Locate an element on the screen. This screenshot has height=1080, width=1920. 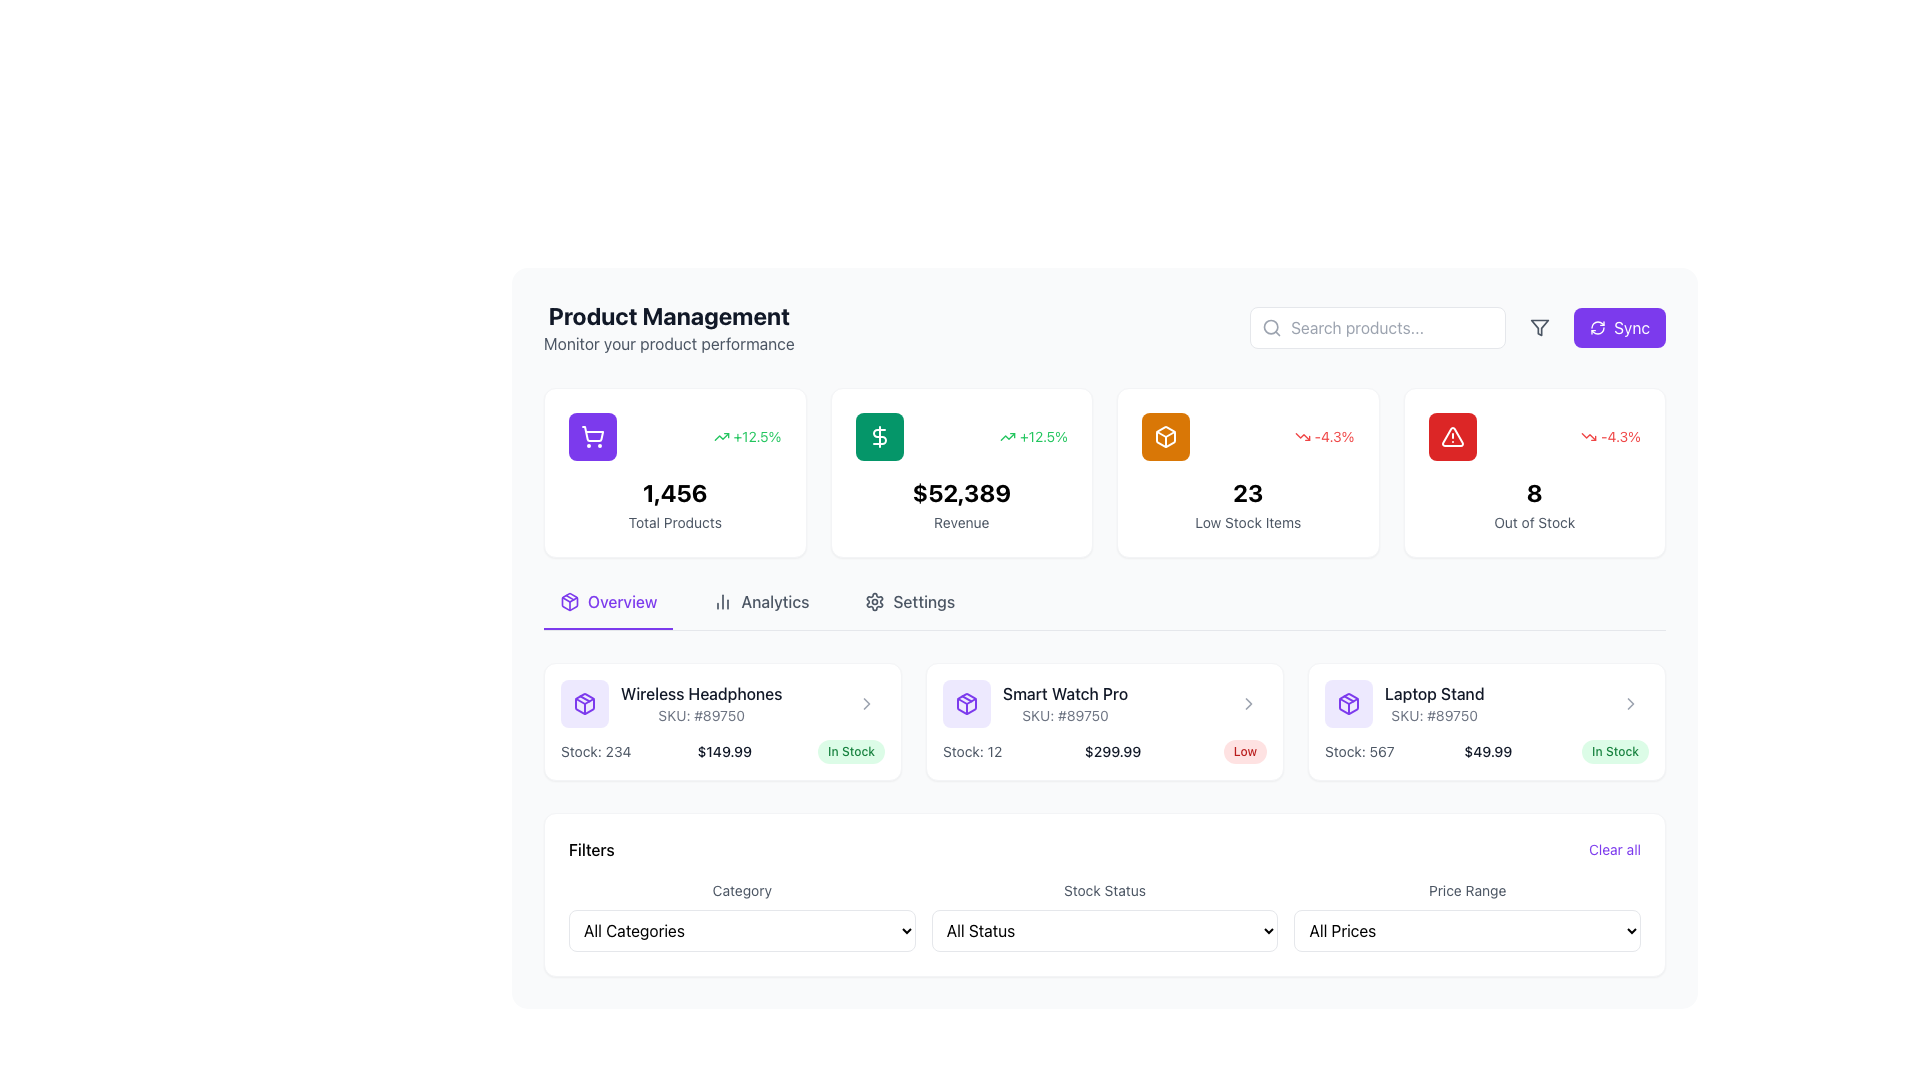
the cogwheel icon button located in the top central part of the interface, which is the fourth tab in the navigation bar is located at coordinates (875, 600).